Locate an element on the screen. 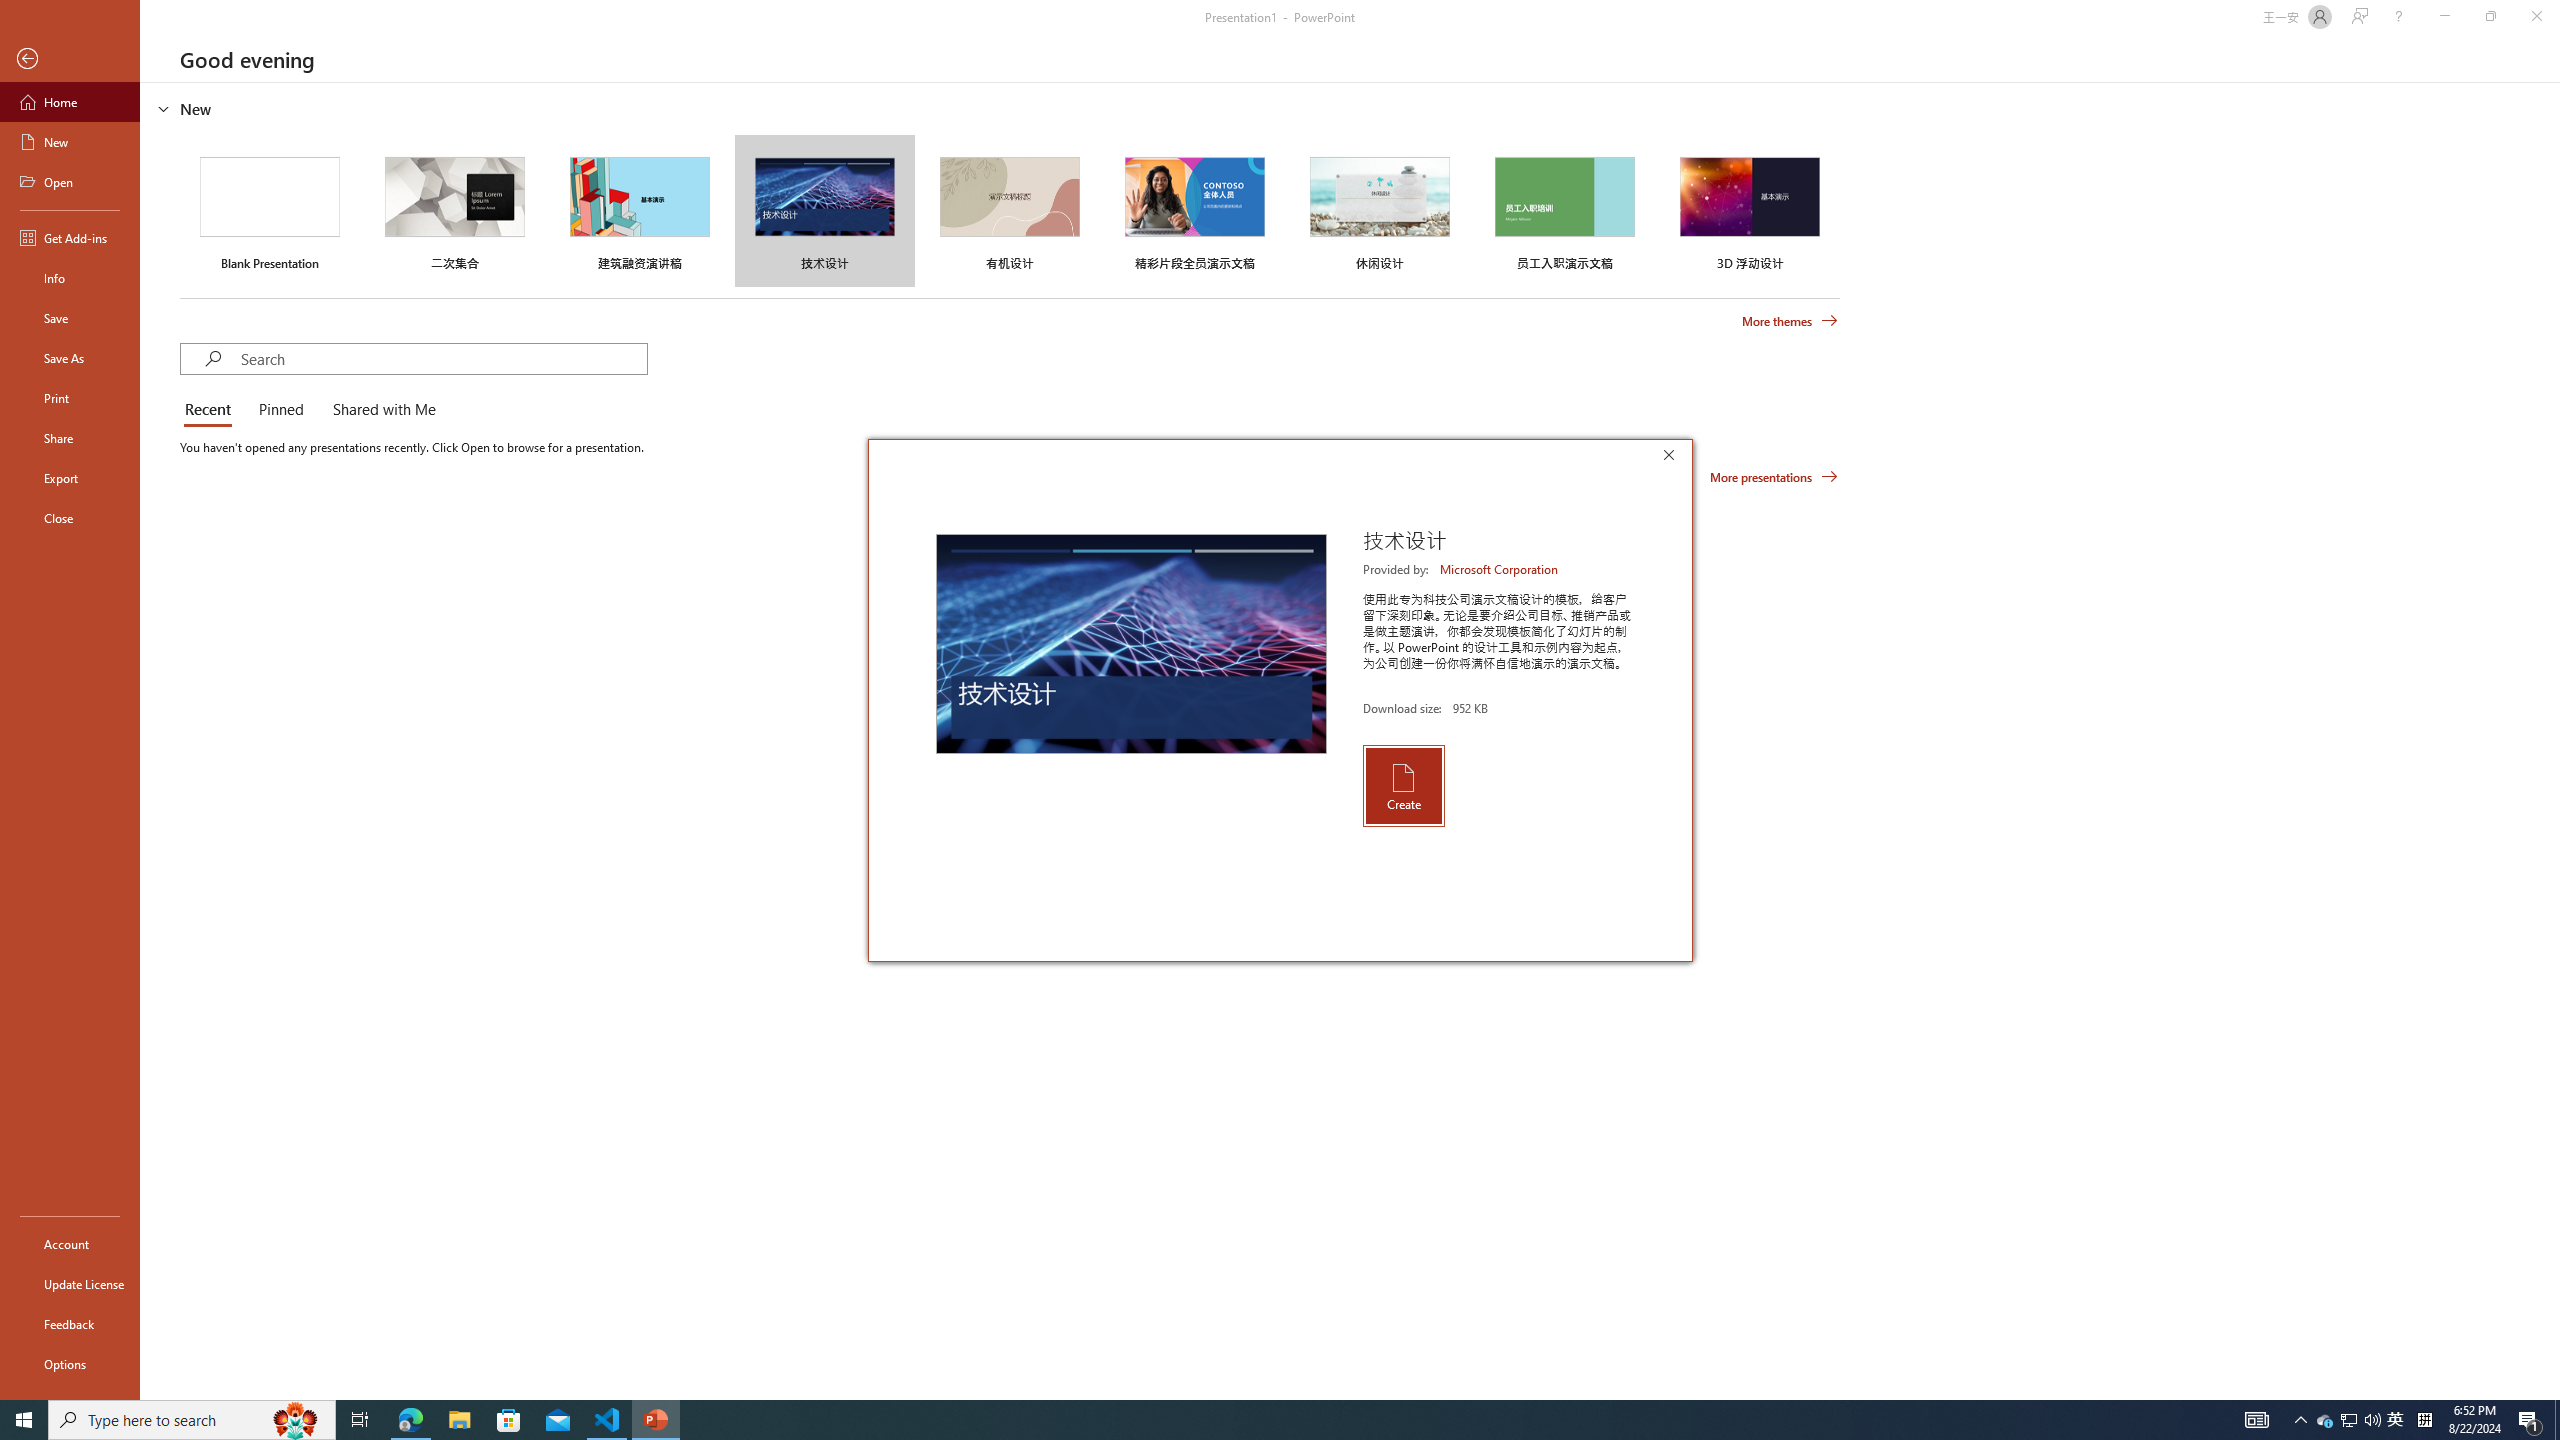 The width and height of the screenshot is (2560, 1440). 'Back' is located at coordinates (69, 58).